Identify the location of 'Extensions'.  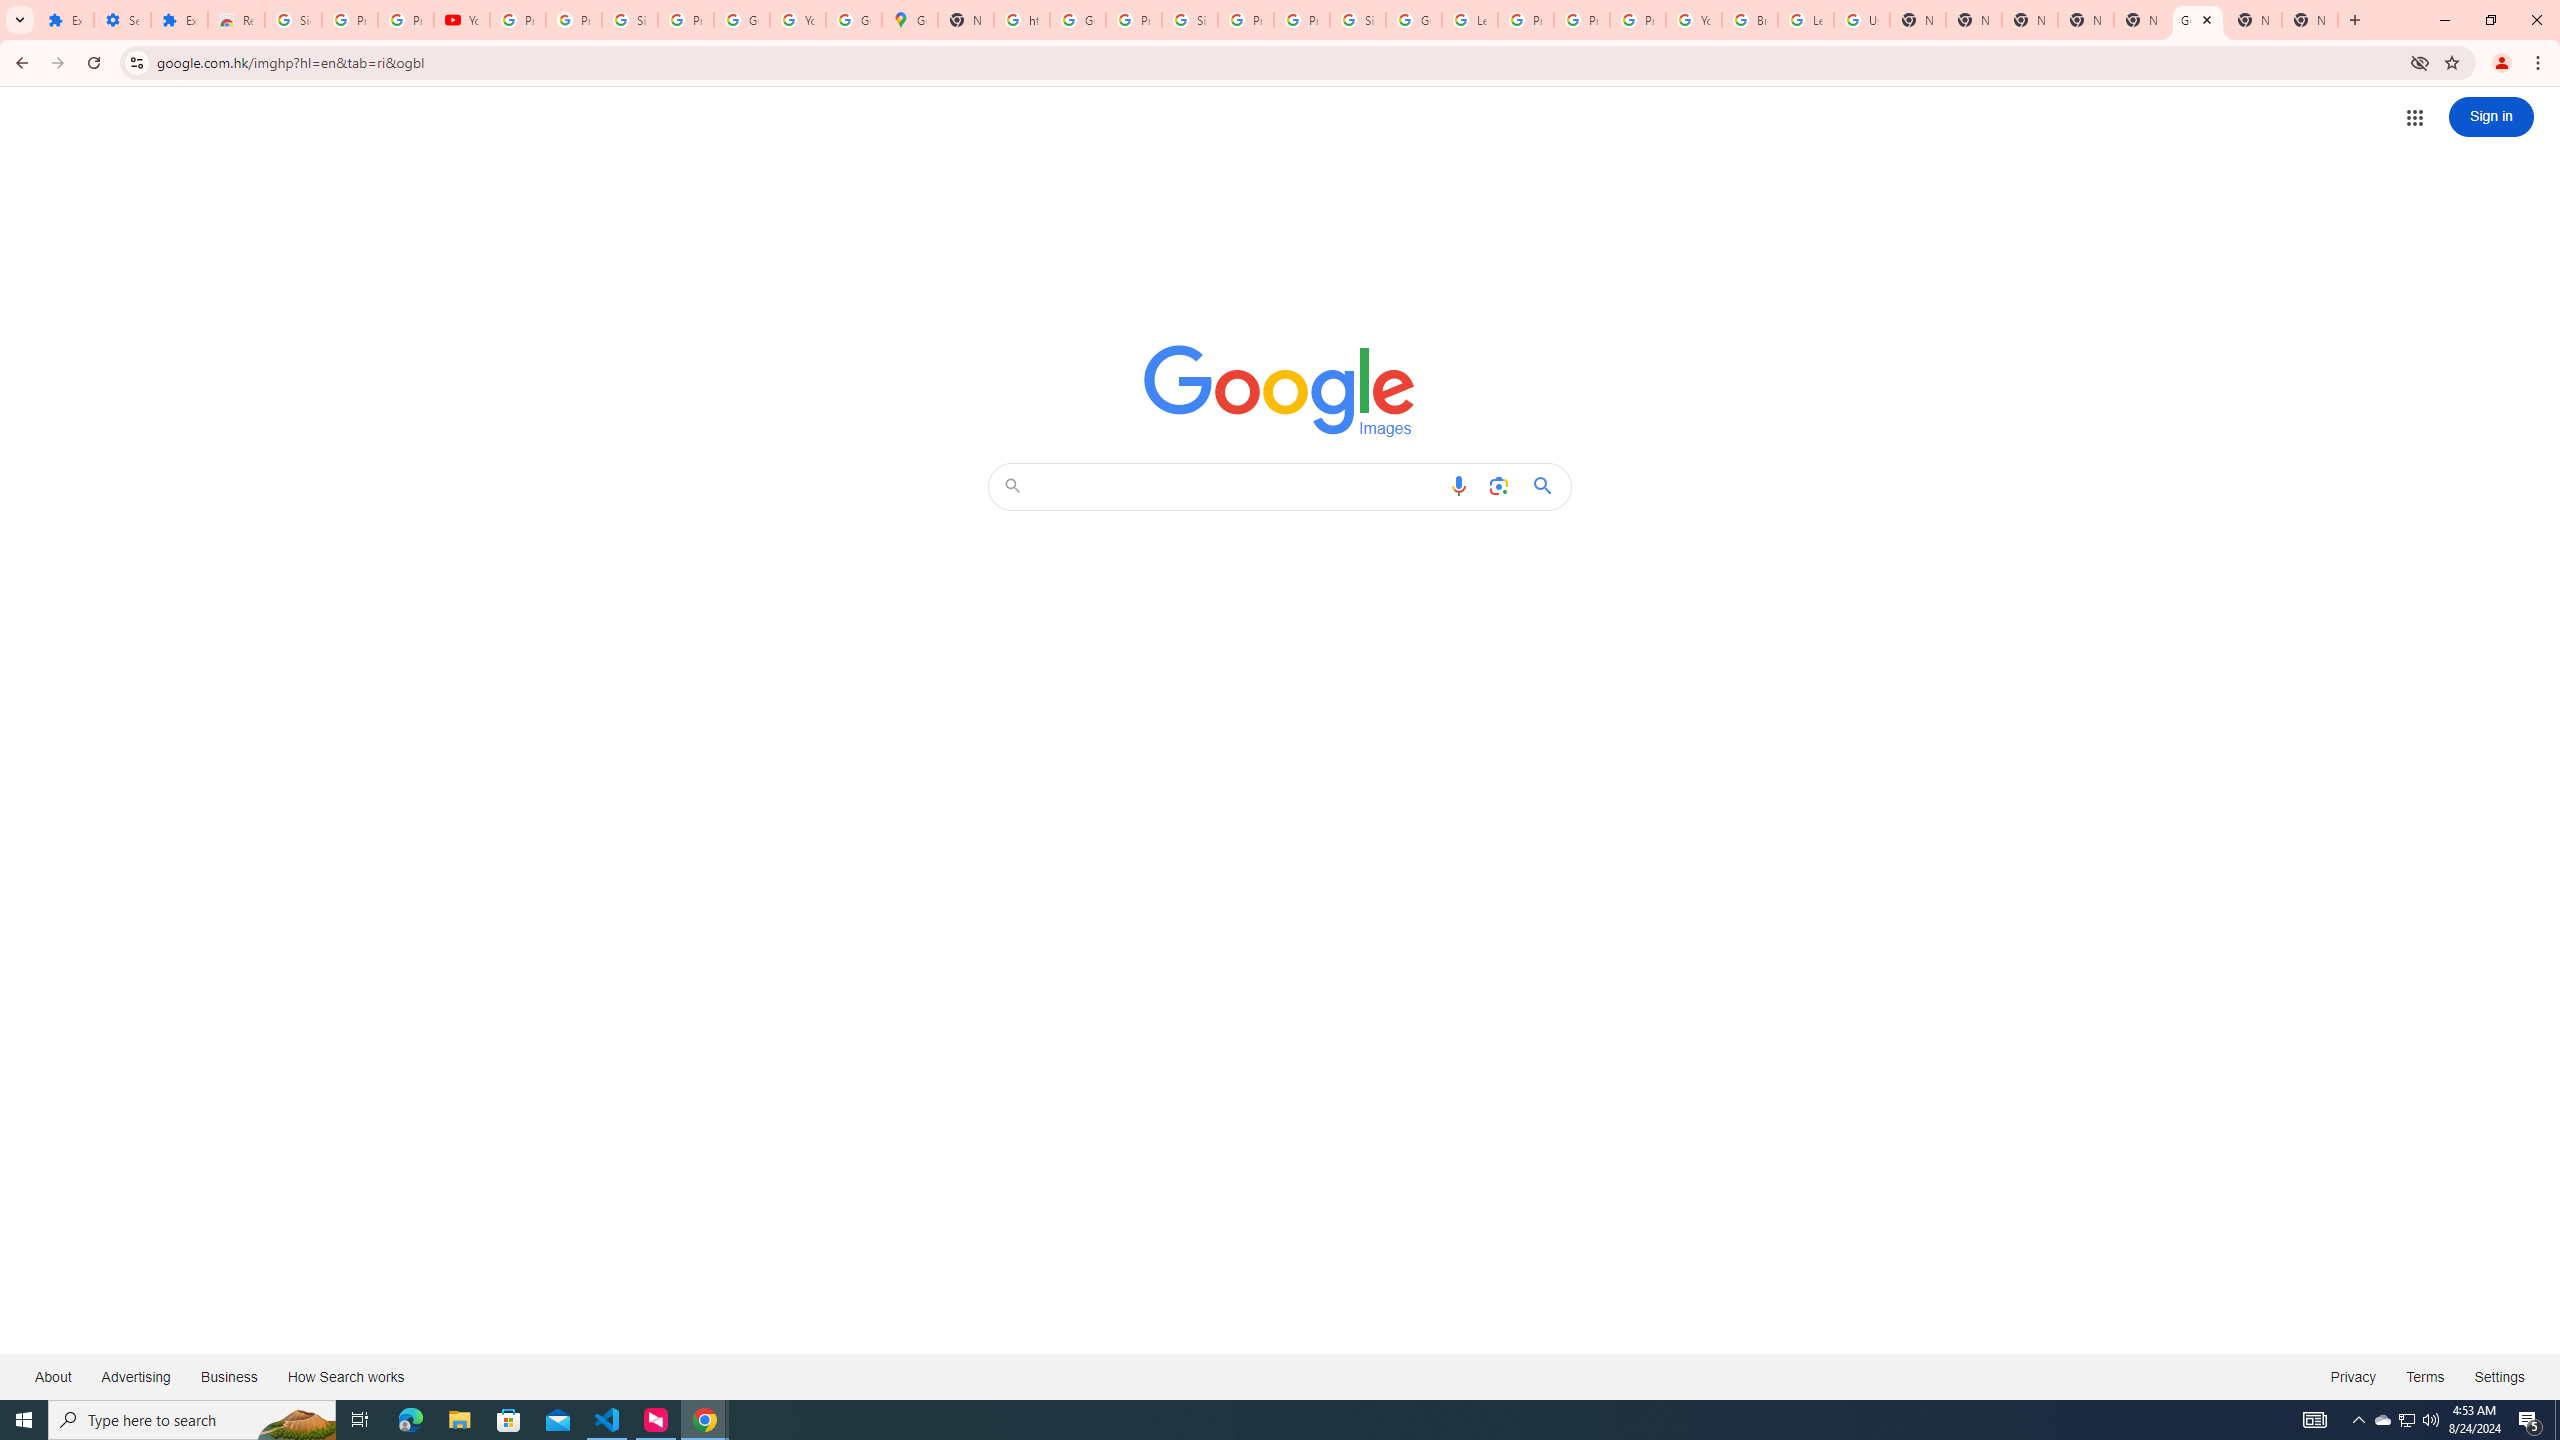
(179, 19).